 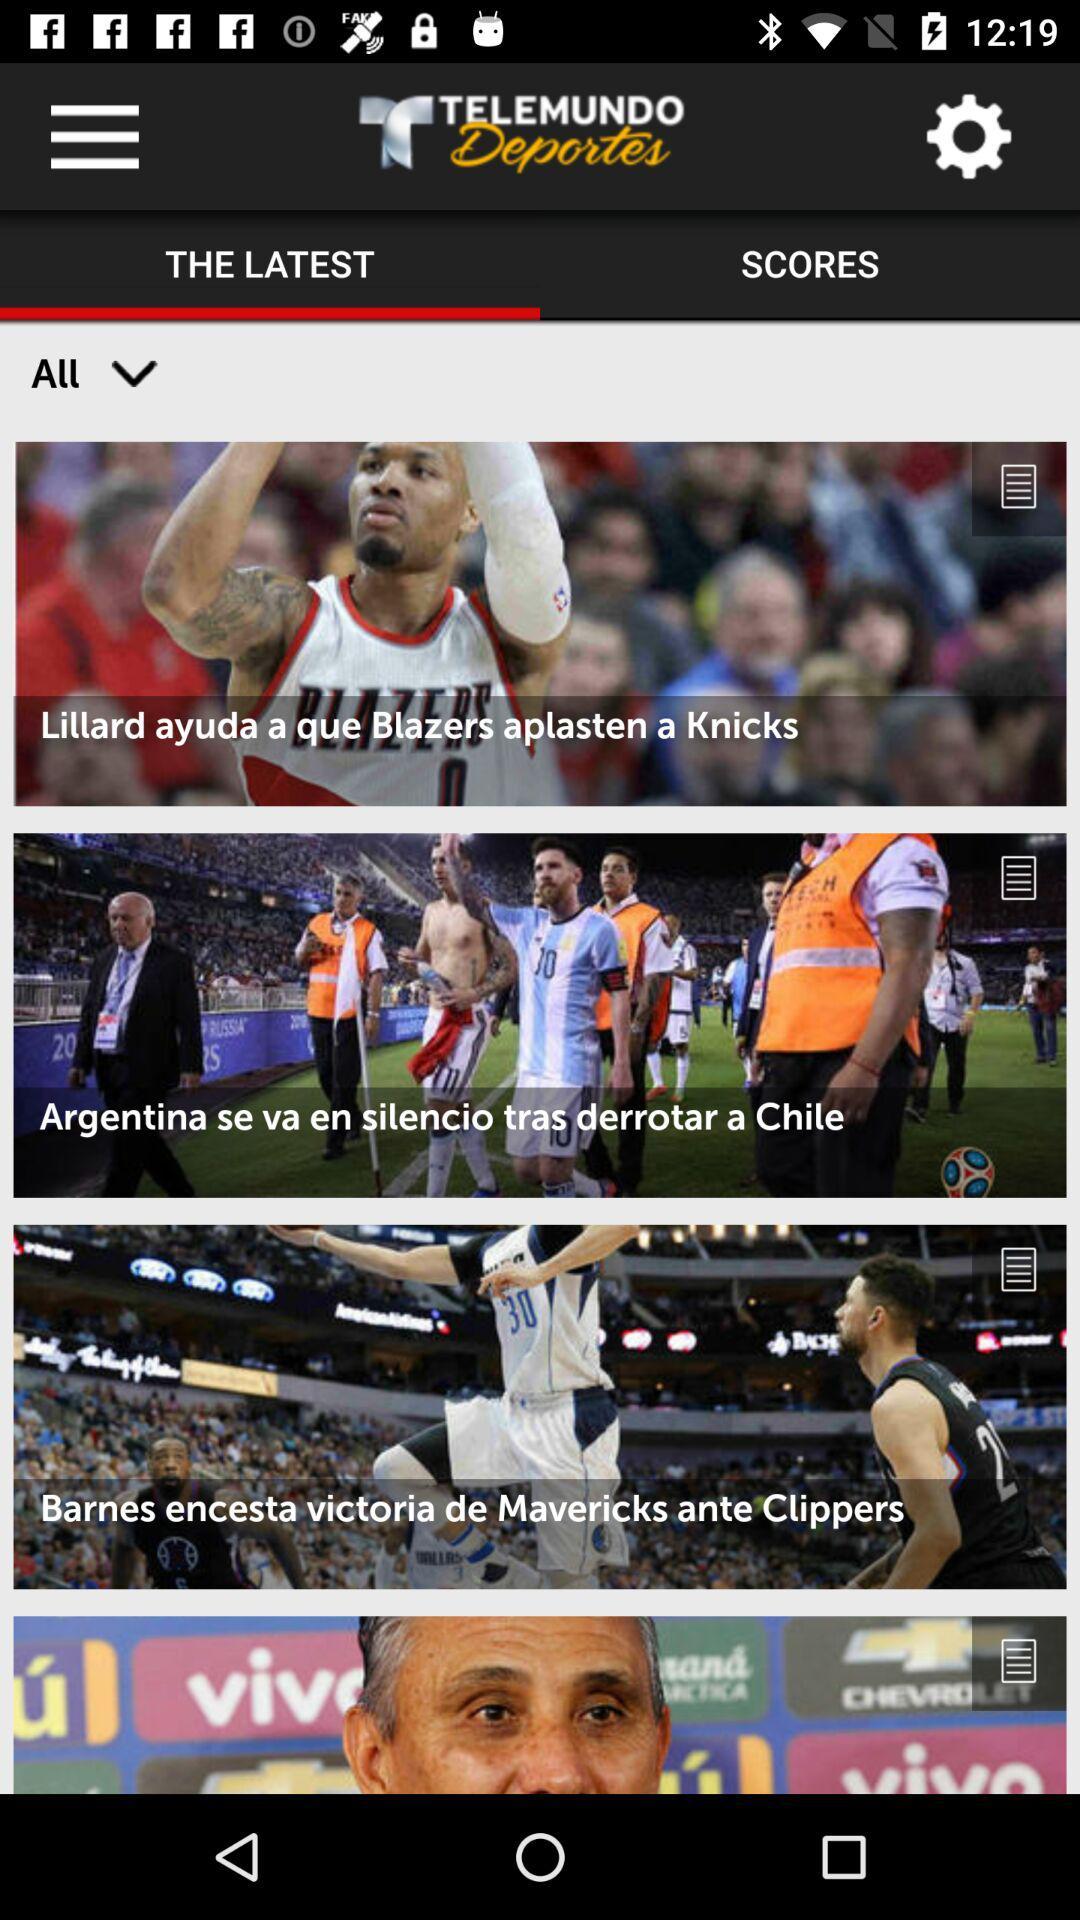 What do you see at coordinates (810, 264) in the screenshot?
I see `the scores icon` at bounding box center [810, 264].